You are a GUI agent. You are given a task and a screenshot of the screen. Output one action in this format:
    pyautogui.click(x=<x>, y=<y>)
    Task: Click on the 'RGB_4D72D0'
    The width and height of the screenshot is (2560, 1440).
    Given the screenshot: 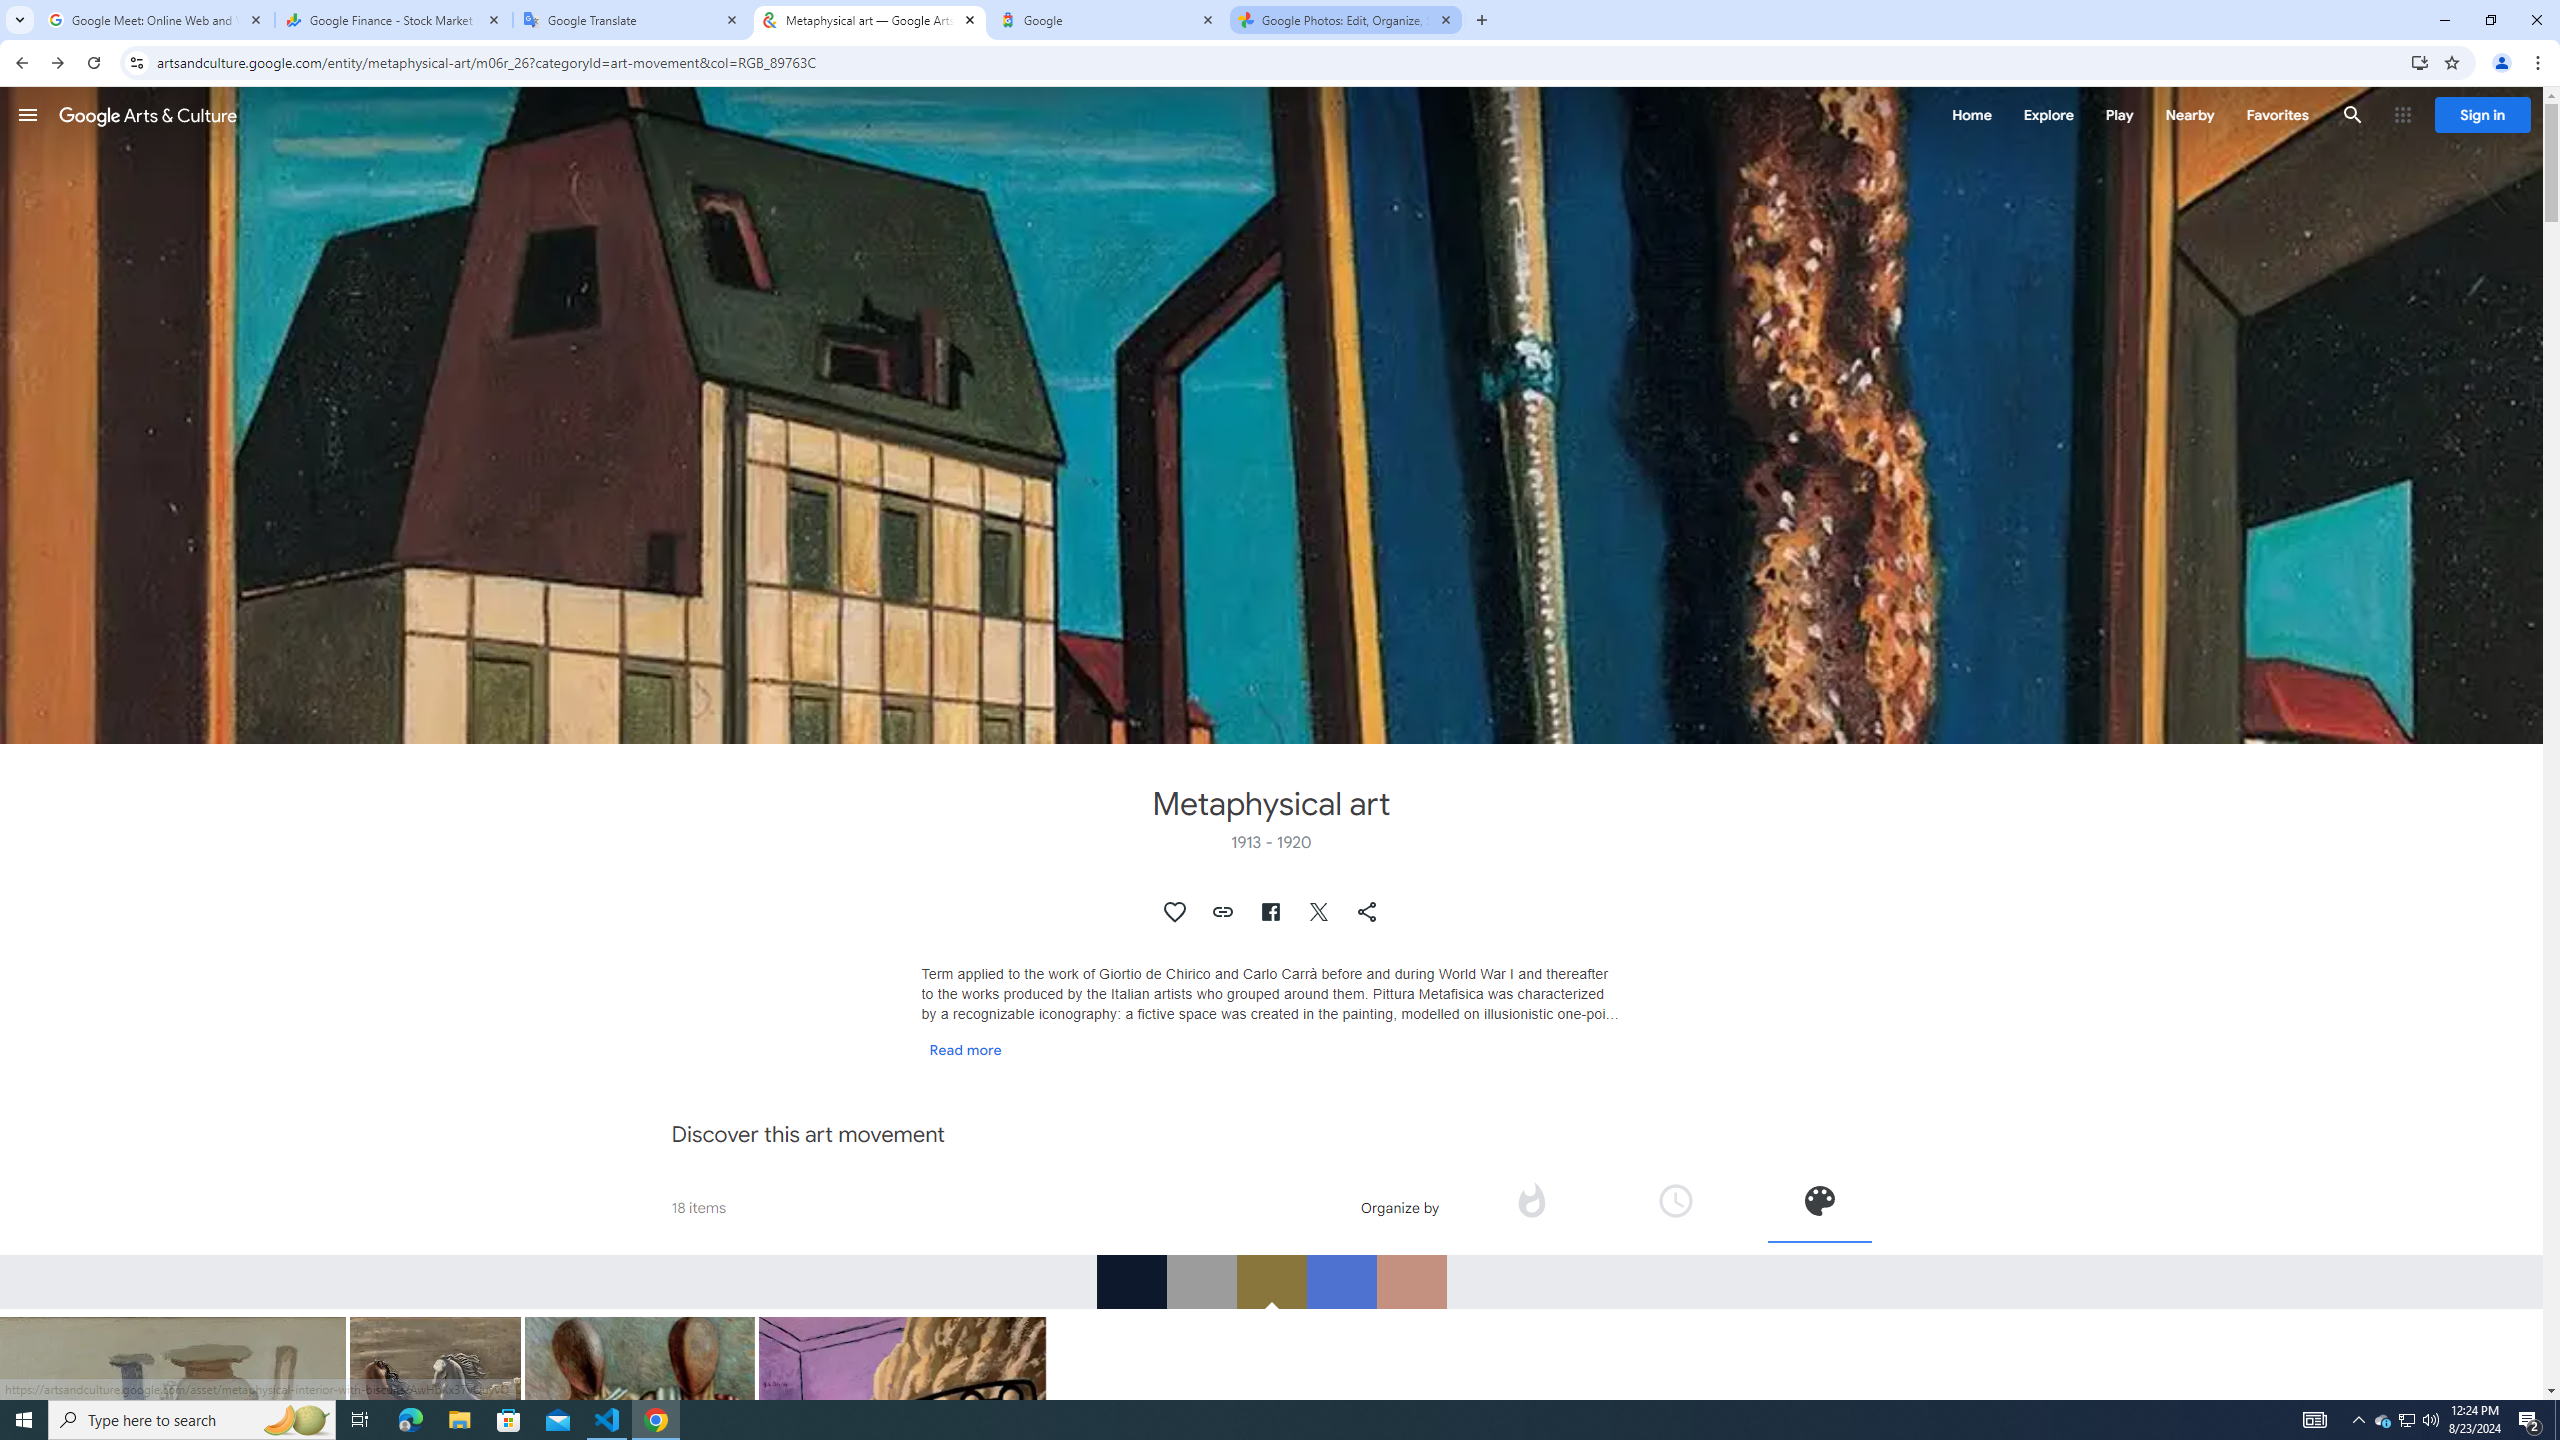 What is the action you would take?
    pyautogui.click(x=1341, y=1280)
    